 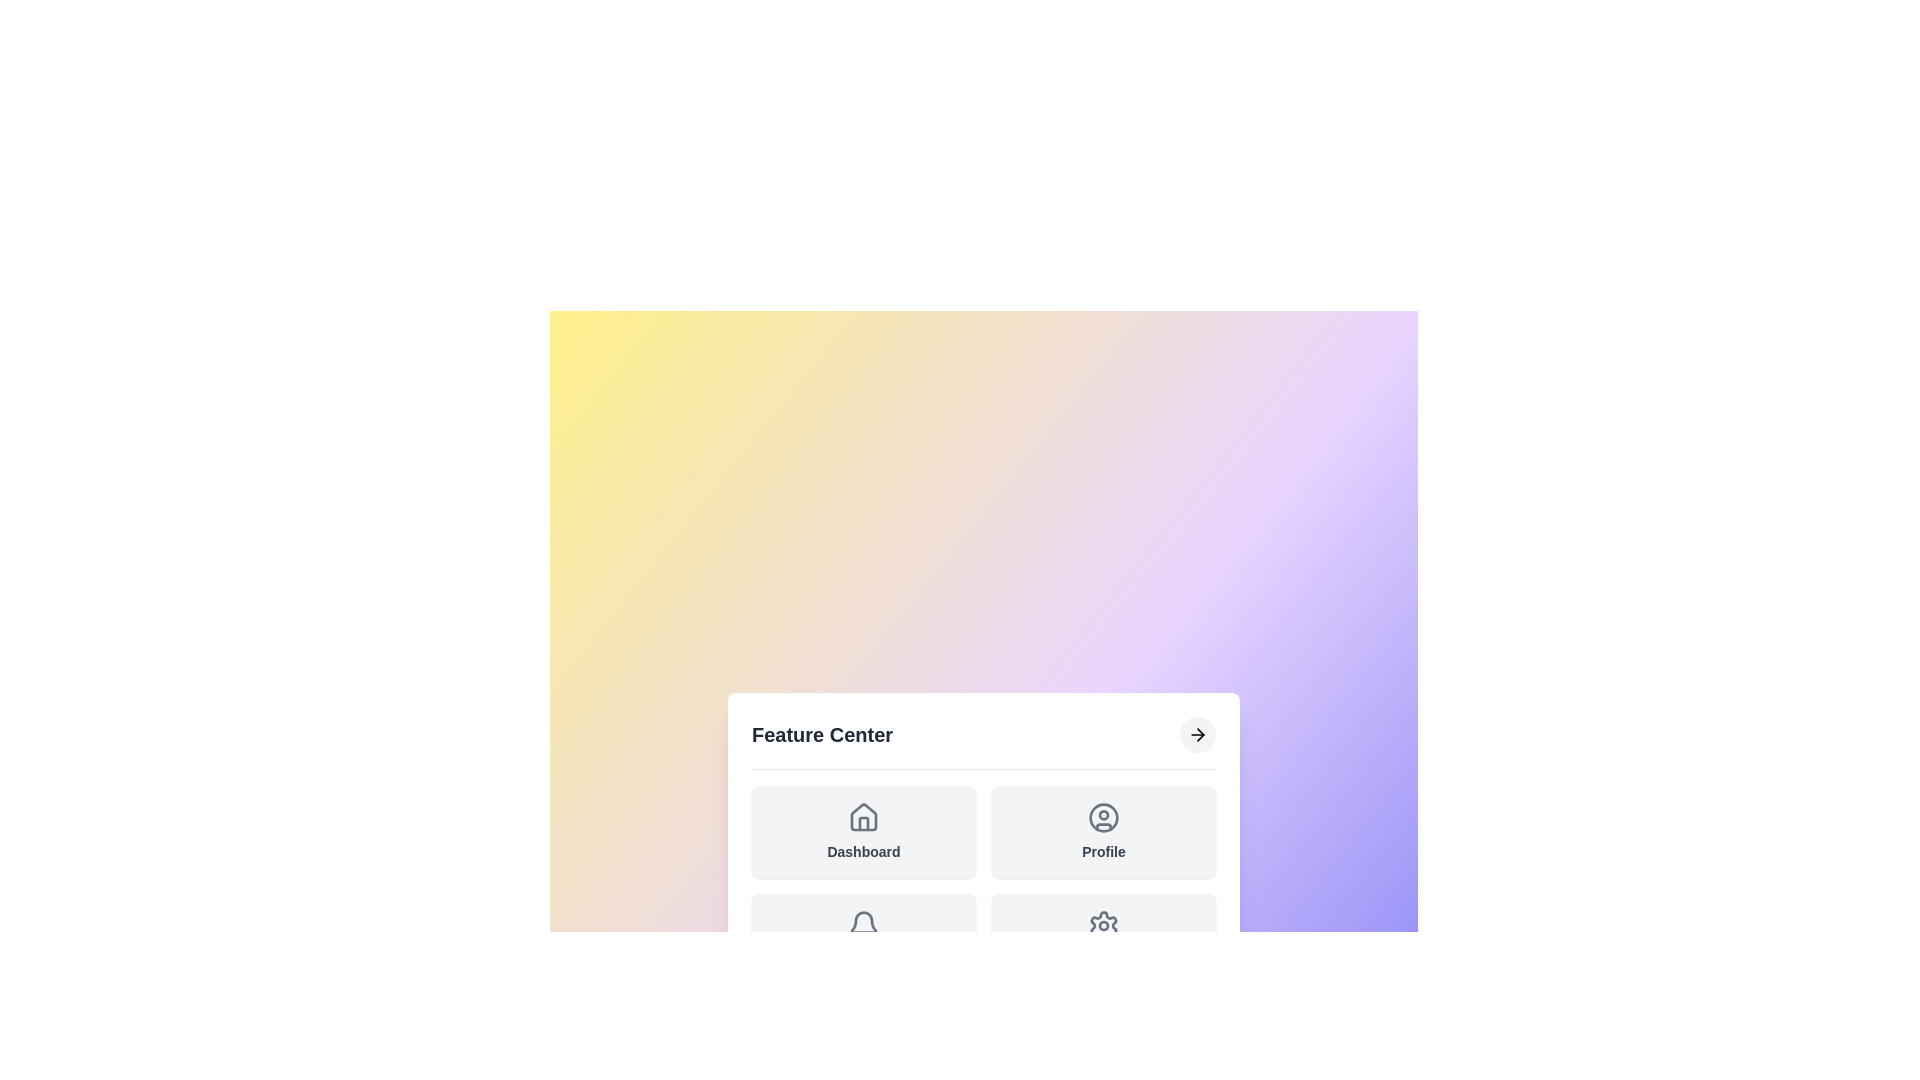 What do you see at coordinates (864, 939) in the screenshot?
I see `the 'Notifications' feature to select it` at bounding box center [864, 939].